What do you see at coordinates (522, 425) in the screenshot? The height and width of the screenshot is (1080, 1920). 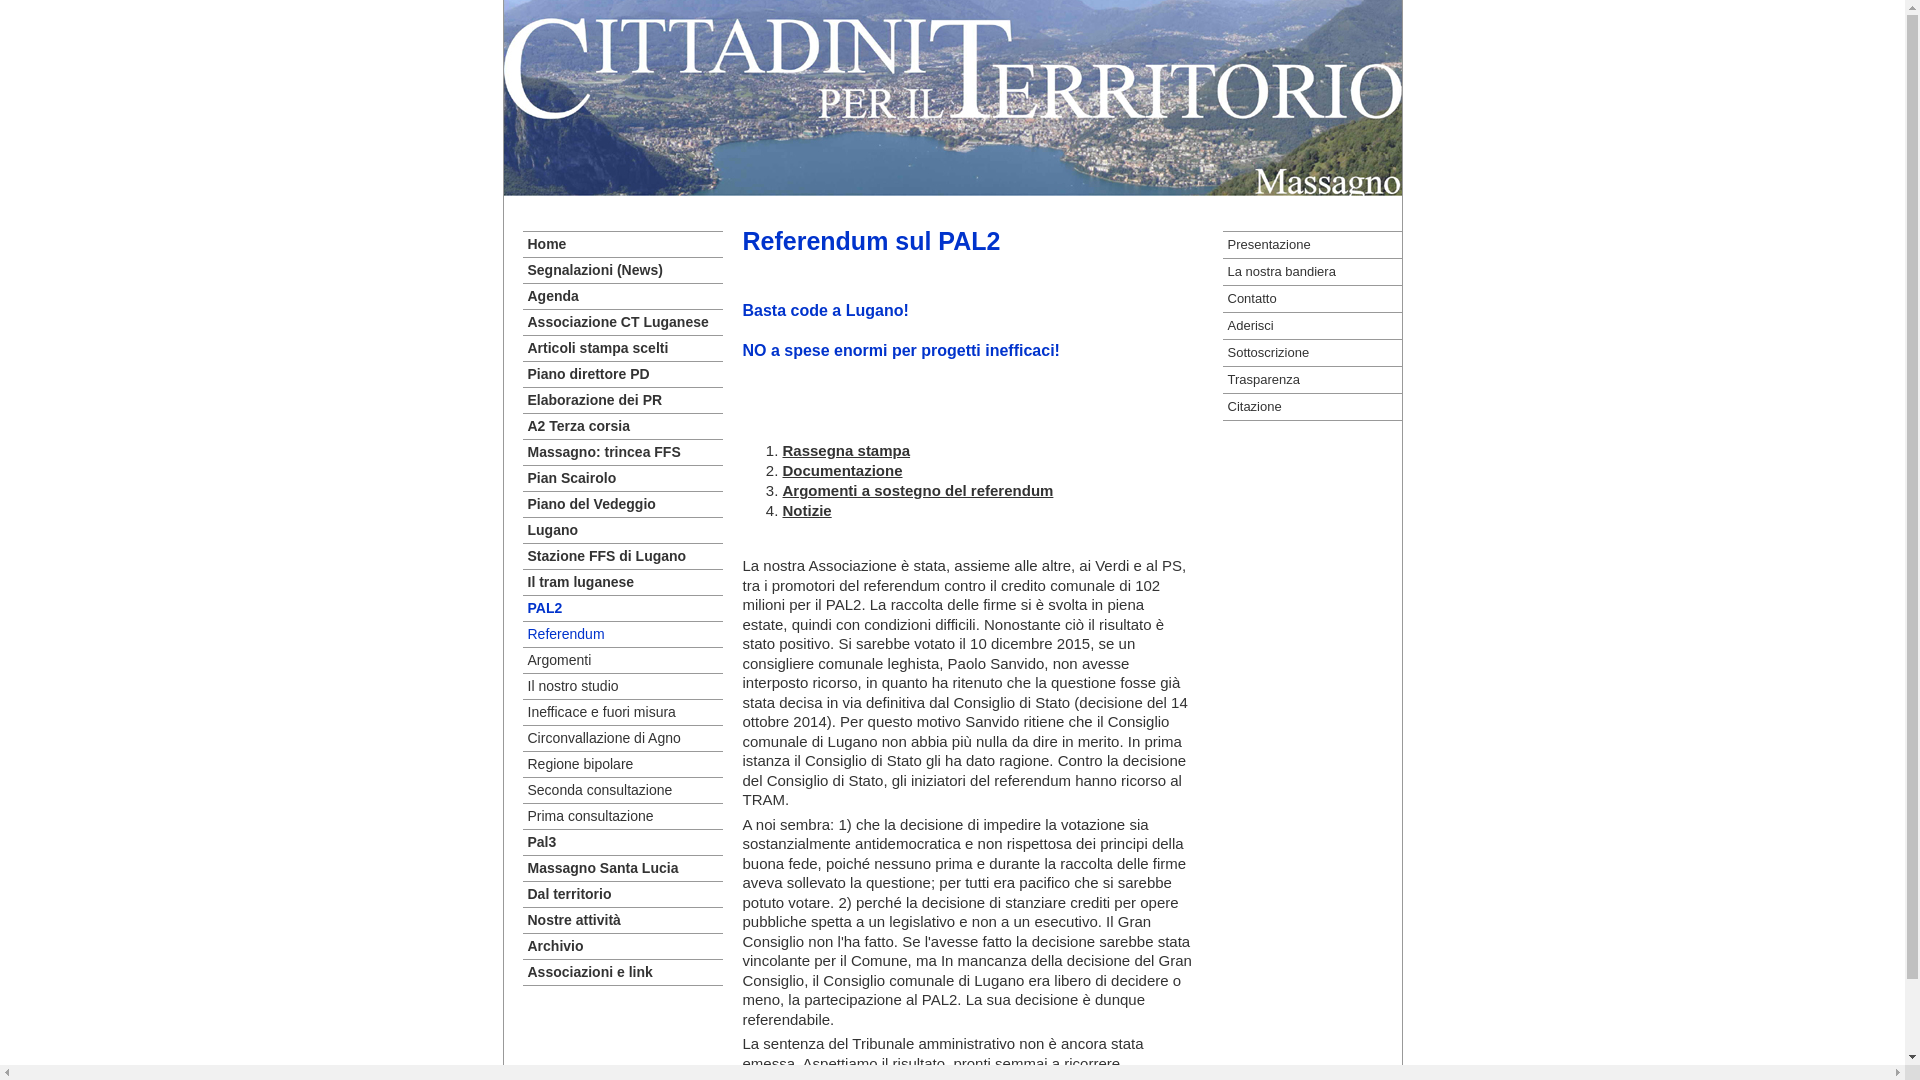 I see `'A2 Terza corsia'` at bounding box center [522, 425].